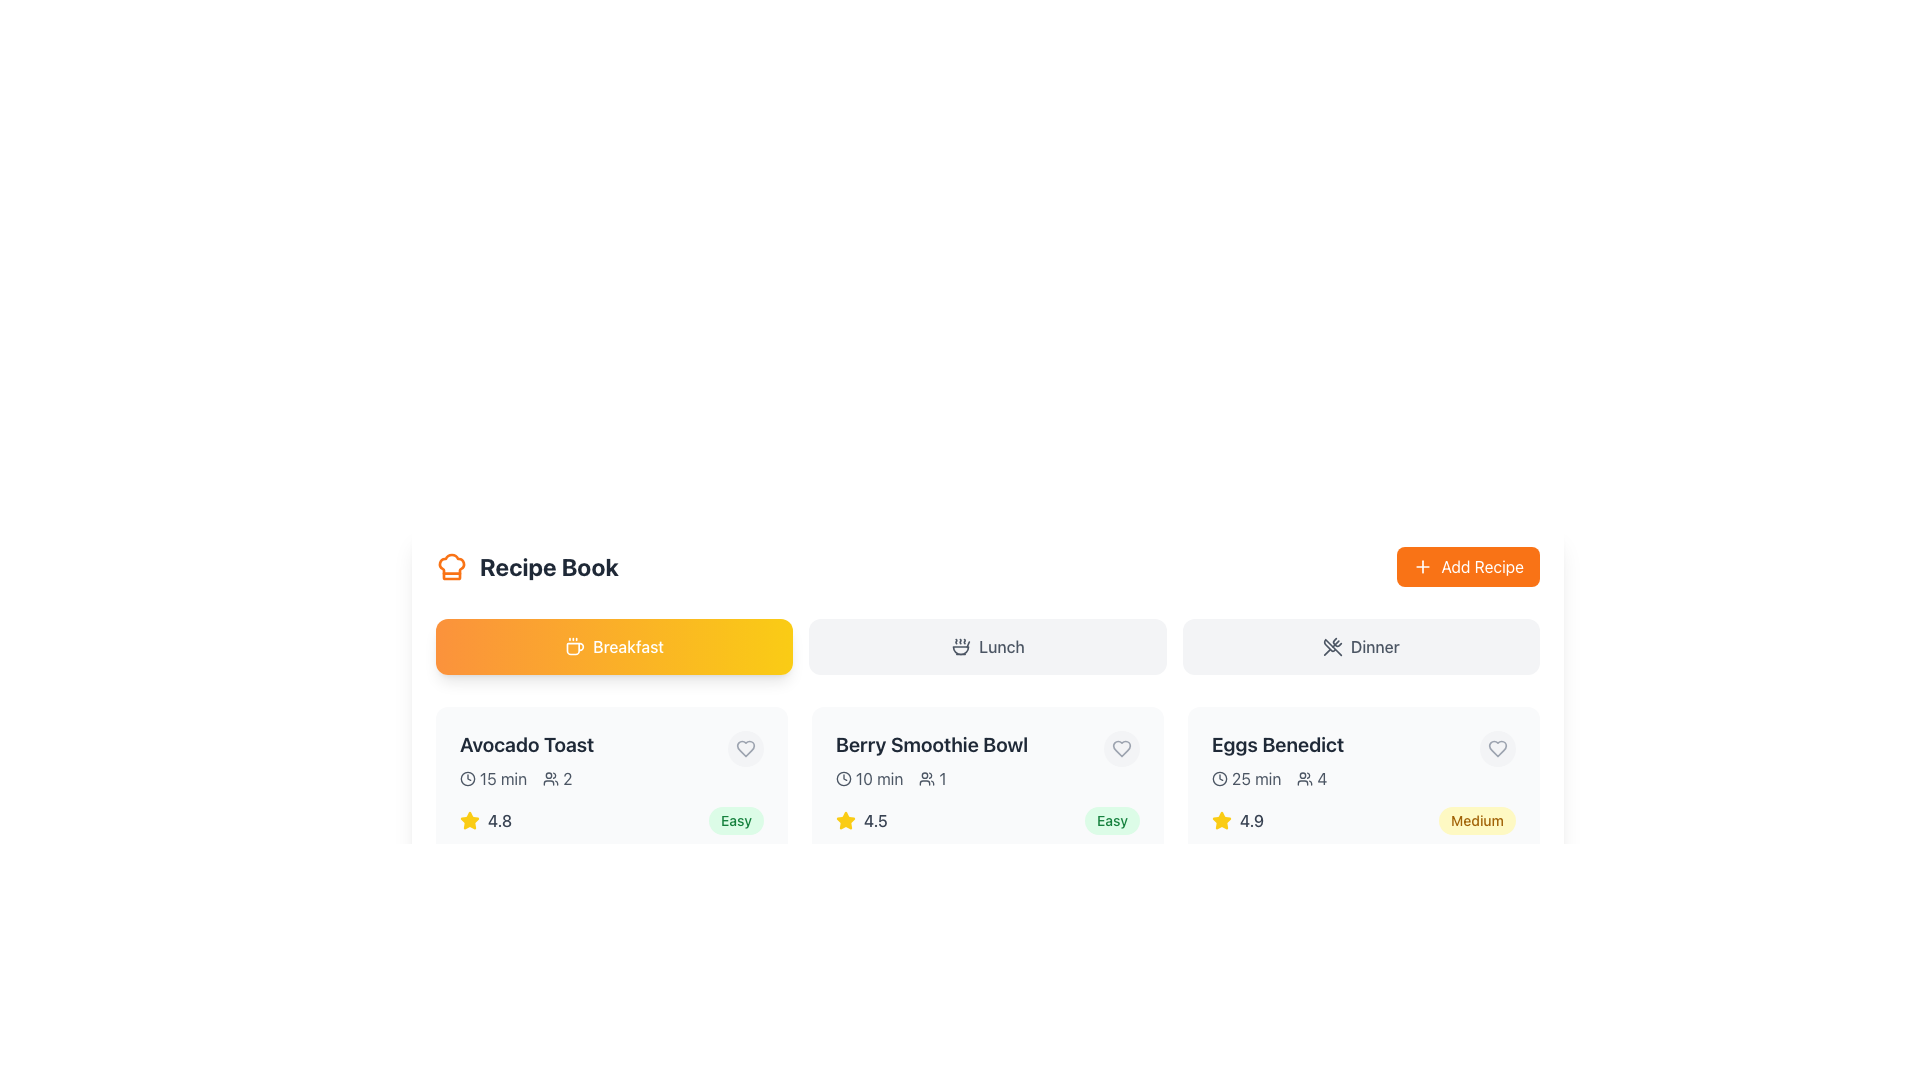 The image size is (1920, 1080). I want to click on the number in the Rating display, which is represented by a star icon and a numeric value, so click(486, 821).